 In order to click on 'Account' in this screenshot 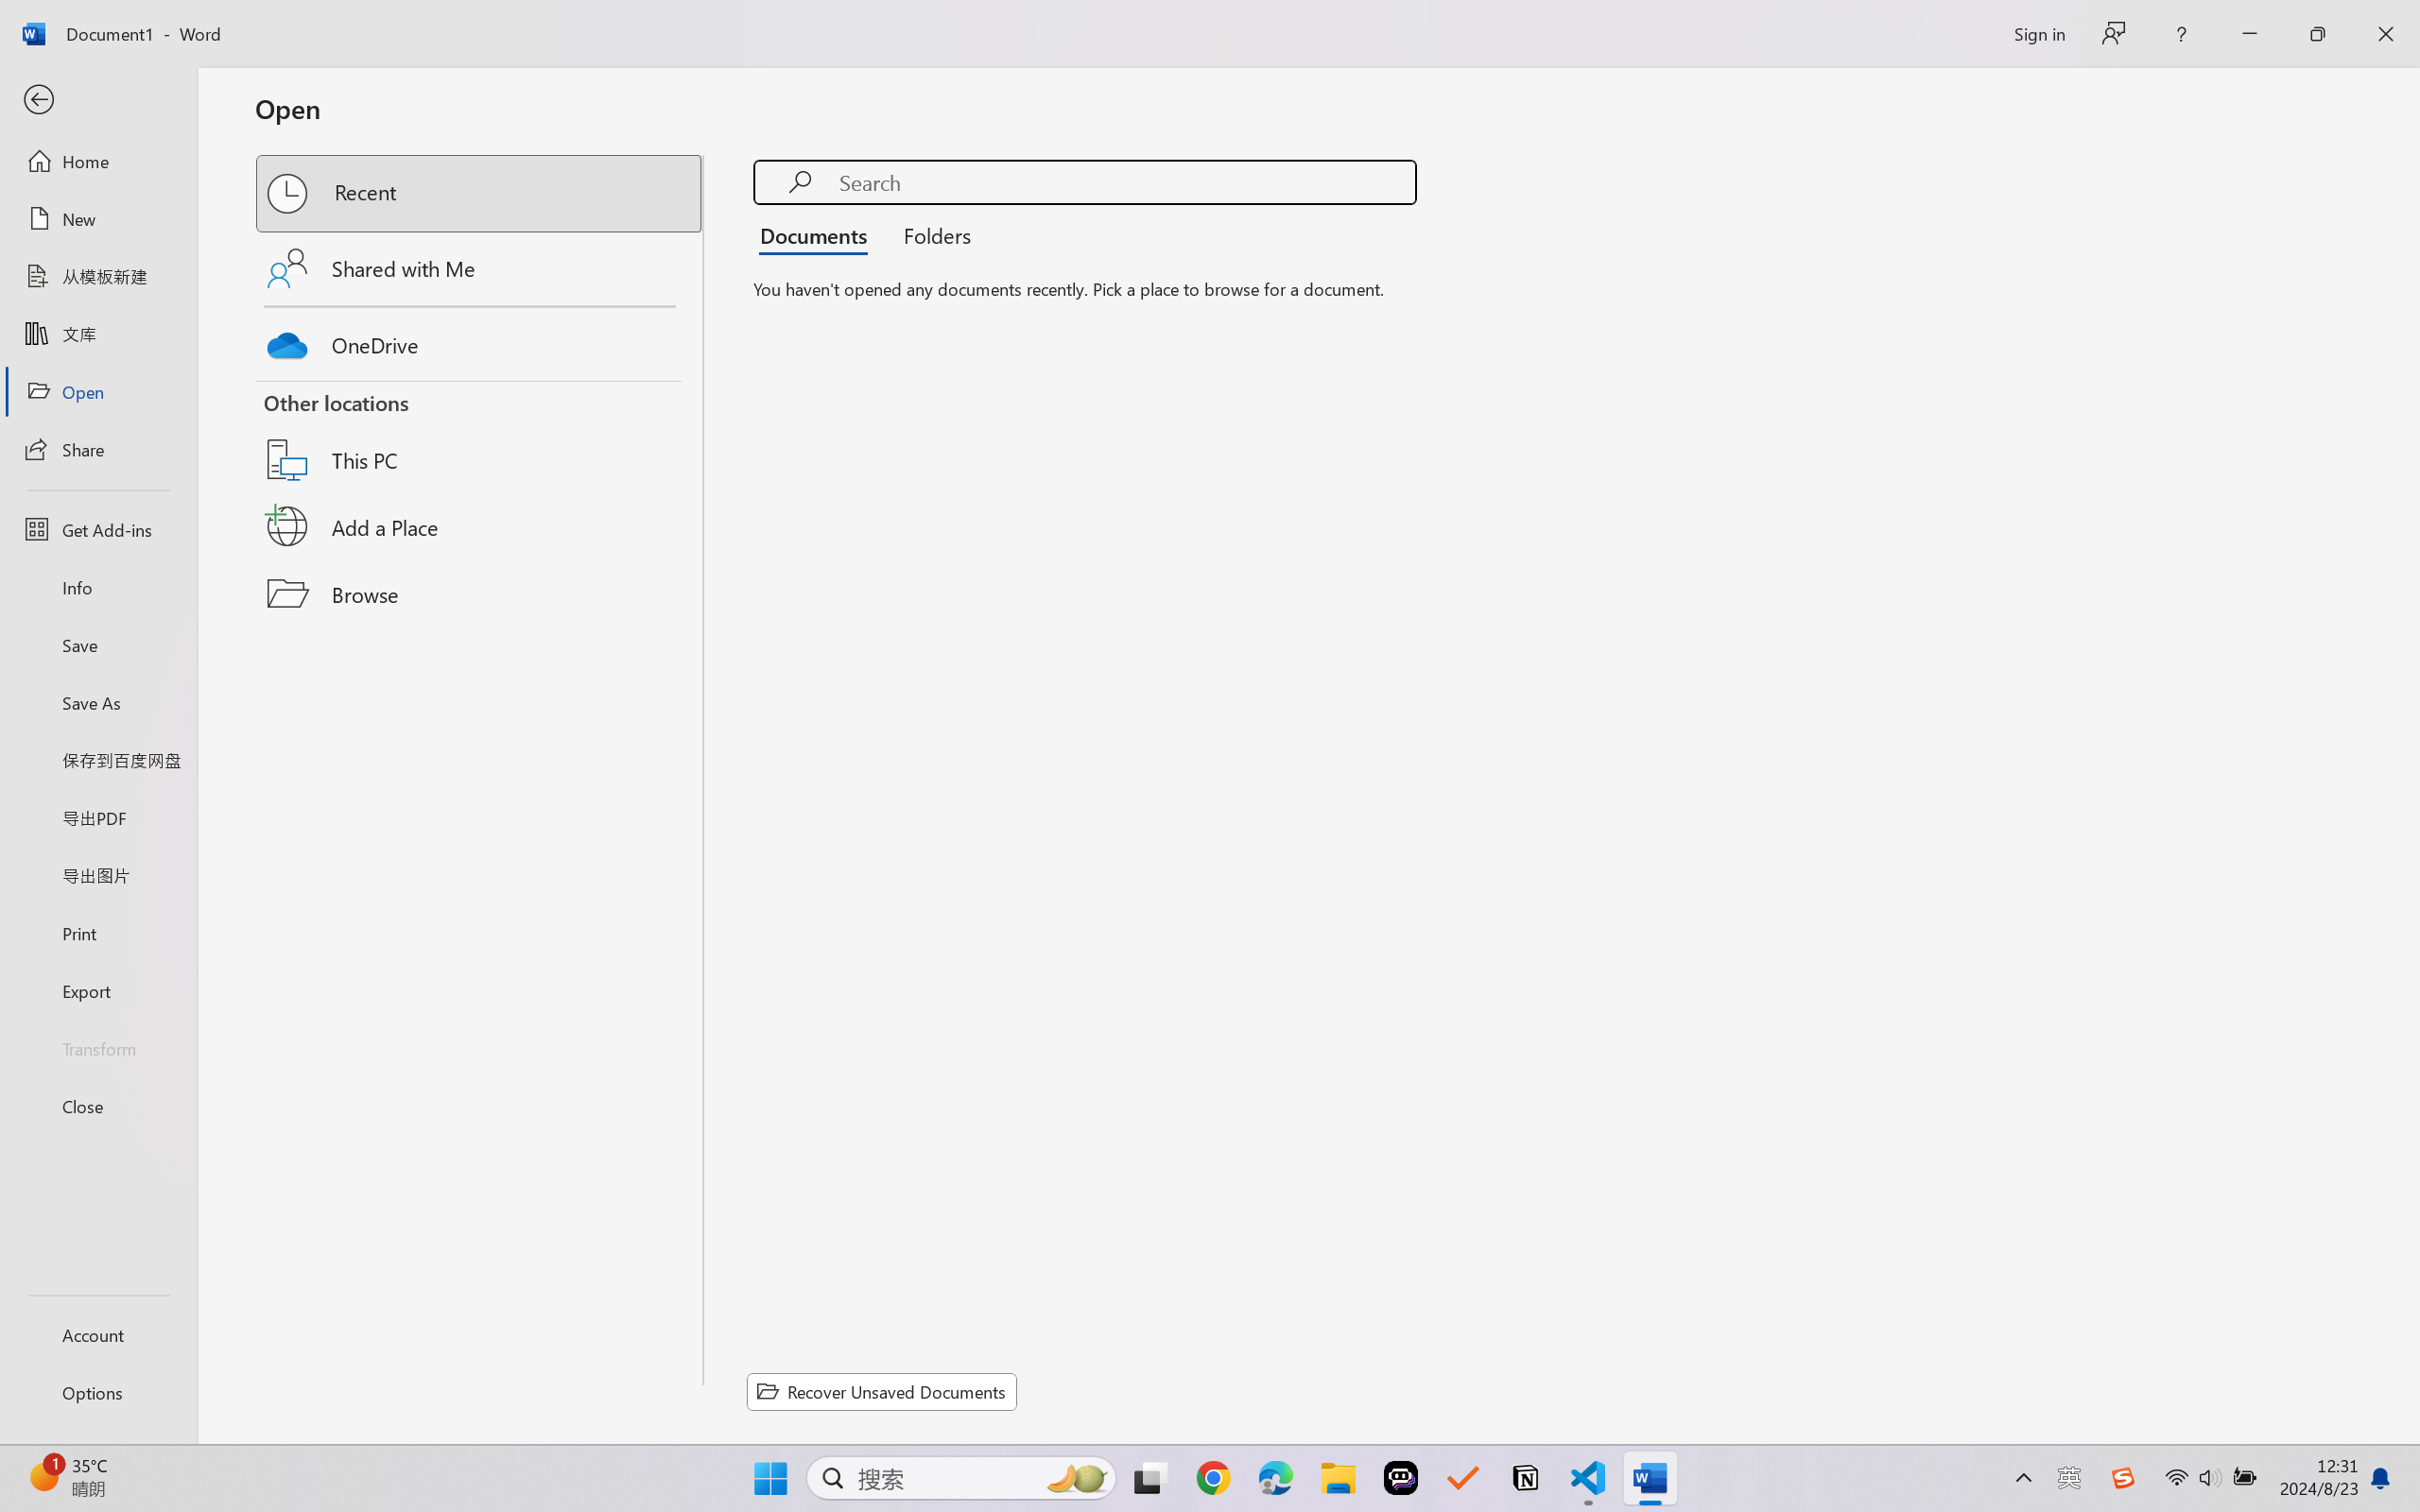, I will do `click(97, 1334)`.